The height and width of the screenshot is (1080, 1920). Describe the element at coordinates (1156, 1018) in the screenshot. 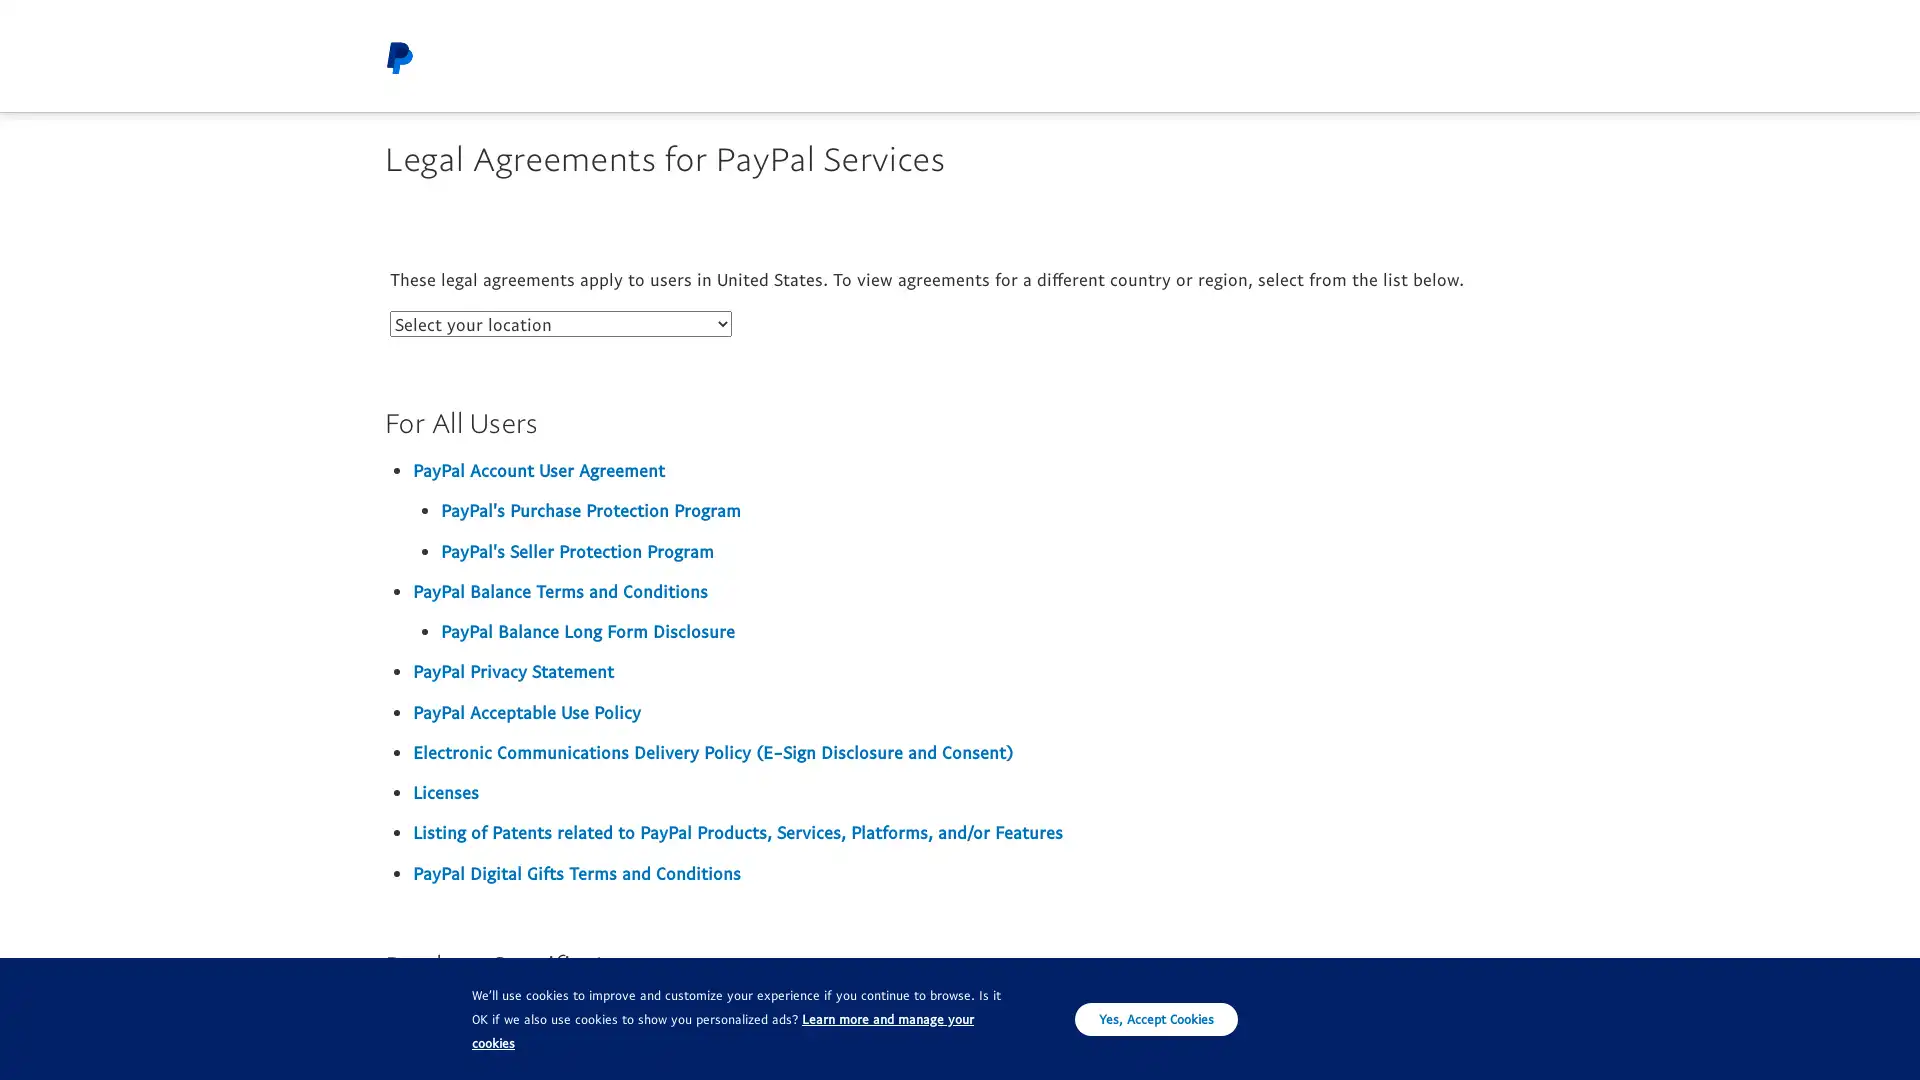

I see `Yes, Accept Cookies` at that location.